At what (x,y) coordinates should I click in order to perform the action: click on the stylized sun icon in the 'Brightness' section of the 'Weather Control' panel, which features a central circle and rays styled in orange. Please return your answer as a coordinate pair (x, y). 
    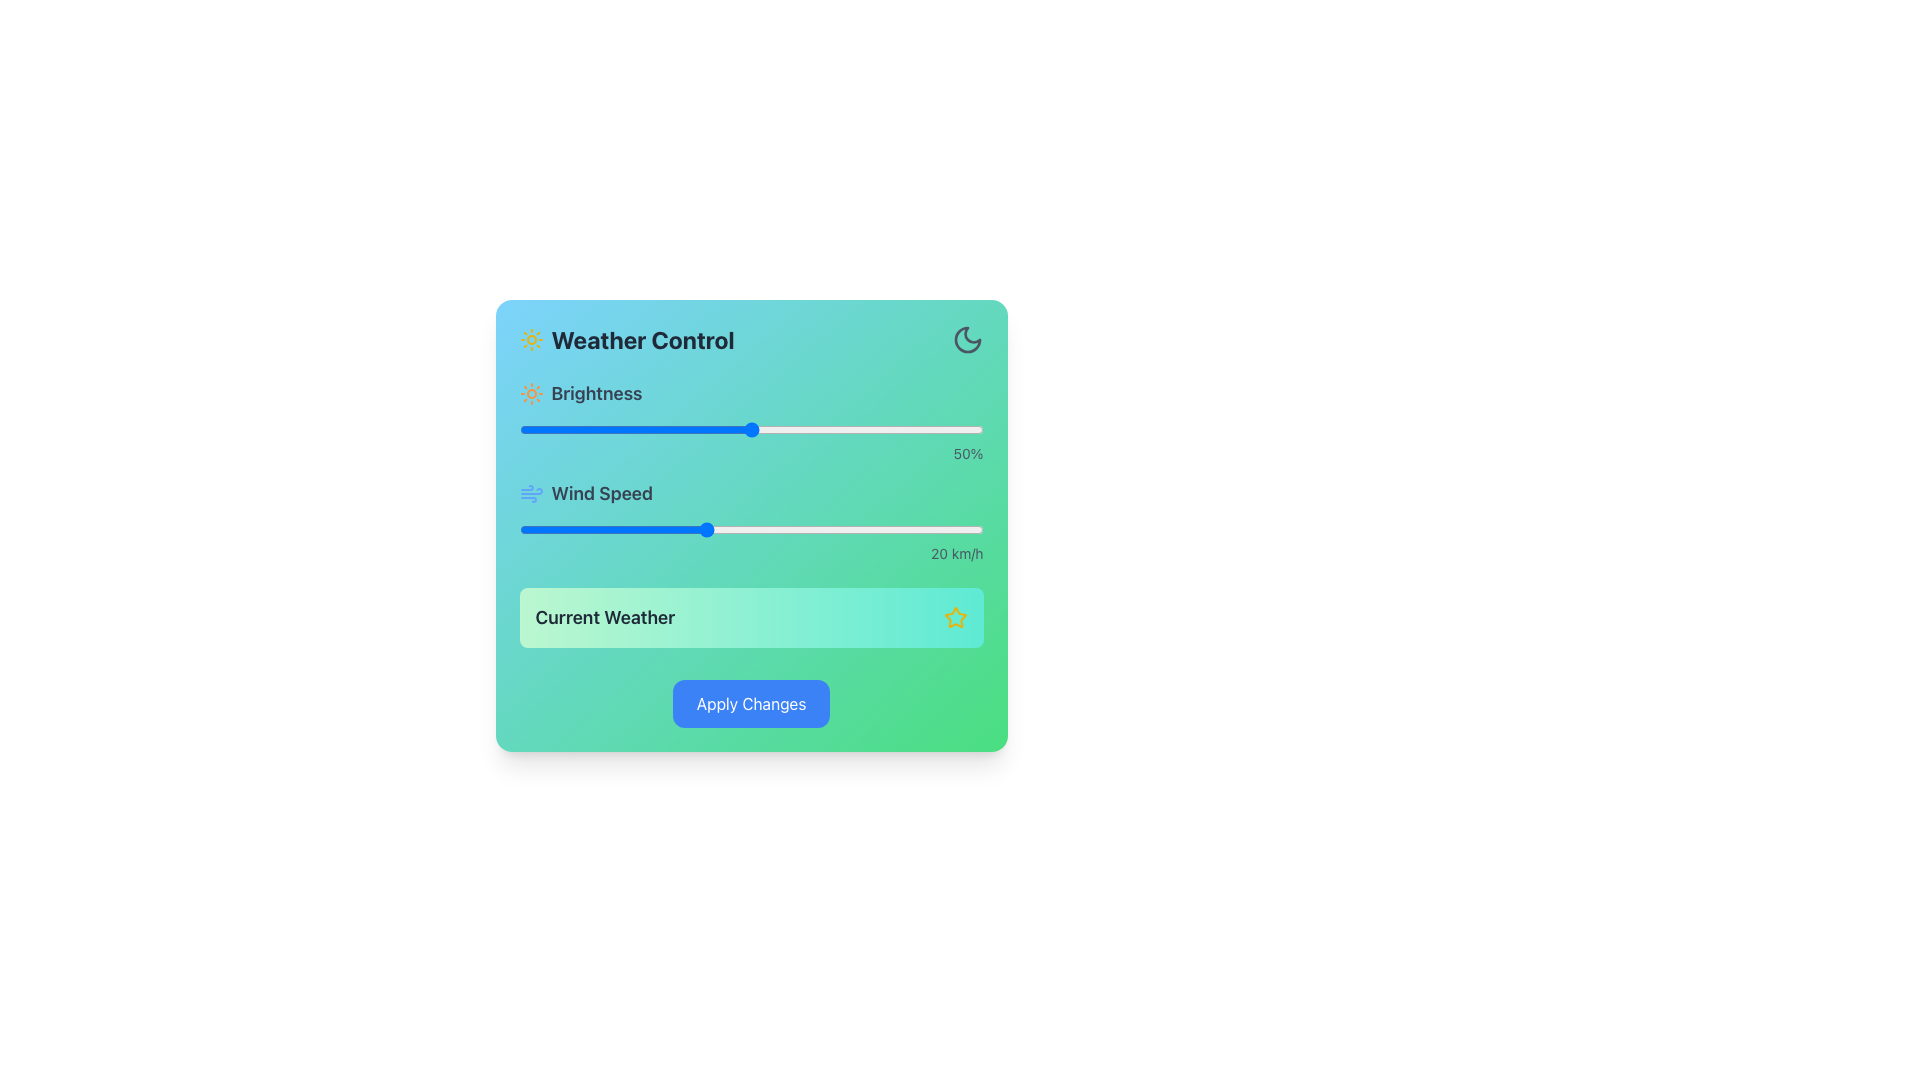
    Looking at the image, I should click on (531, 393).